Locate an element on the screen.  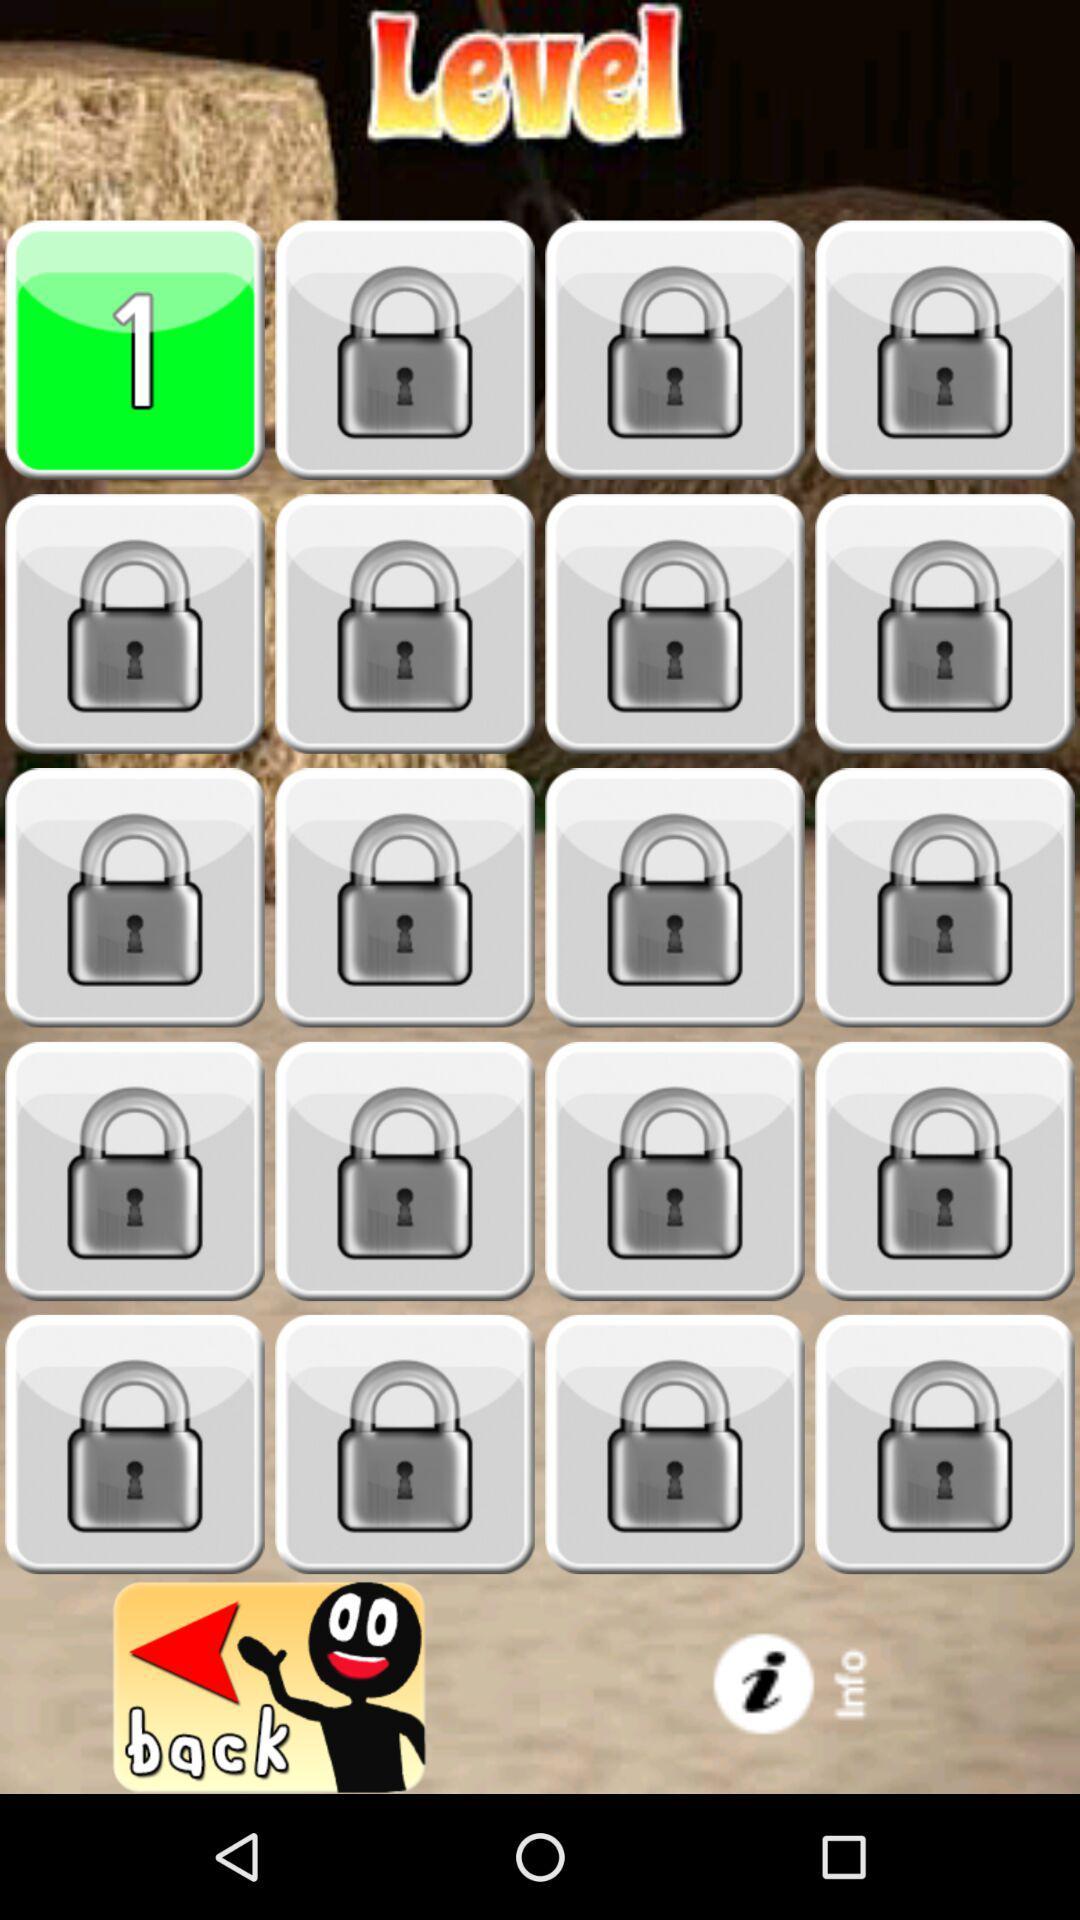
unlock new level is located at coordinates (405, 897).